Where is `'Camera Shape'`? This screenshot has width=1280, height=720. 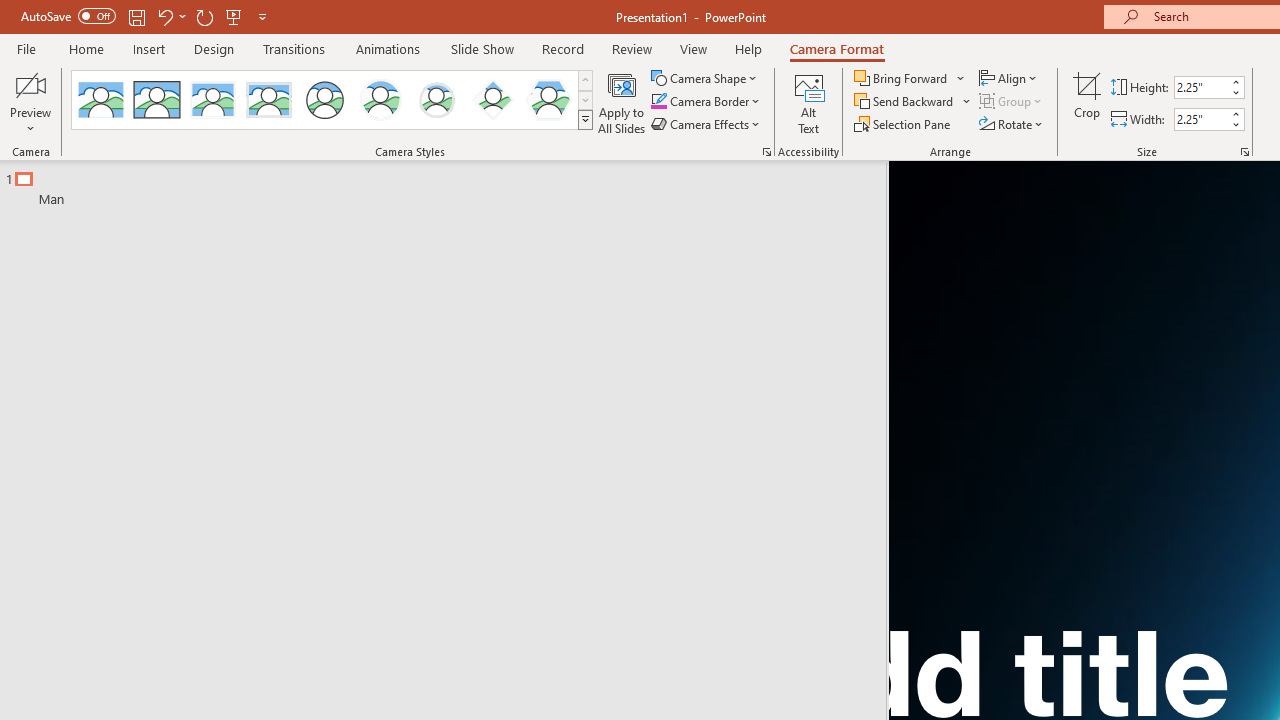 'Camera Shape' is located at coordinates (705, 77).